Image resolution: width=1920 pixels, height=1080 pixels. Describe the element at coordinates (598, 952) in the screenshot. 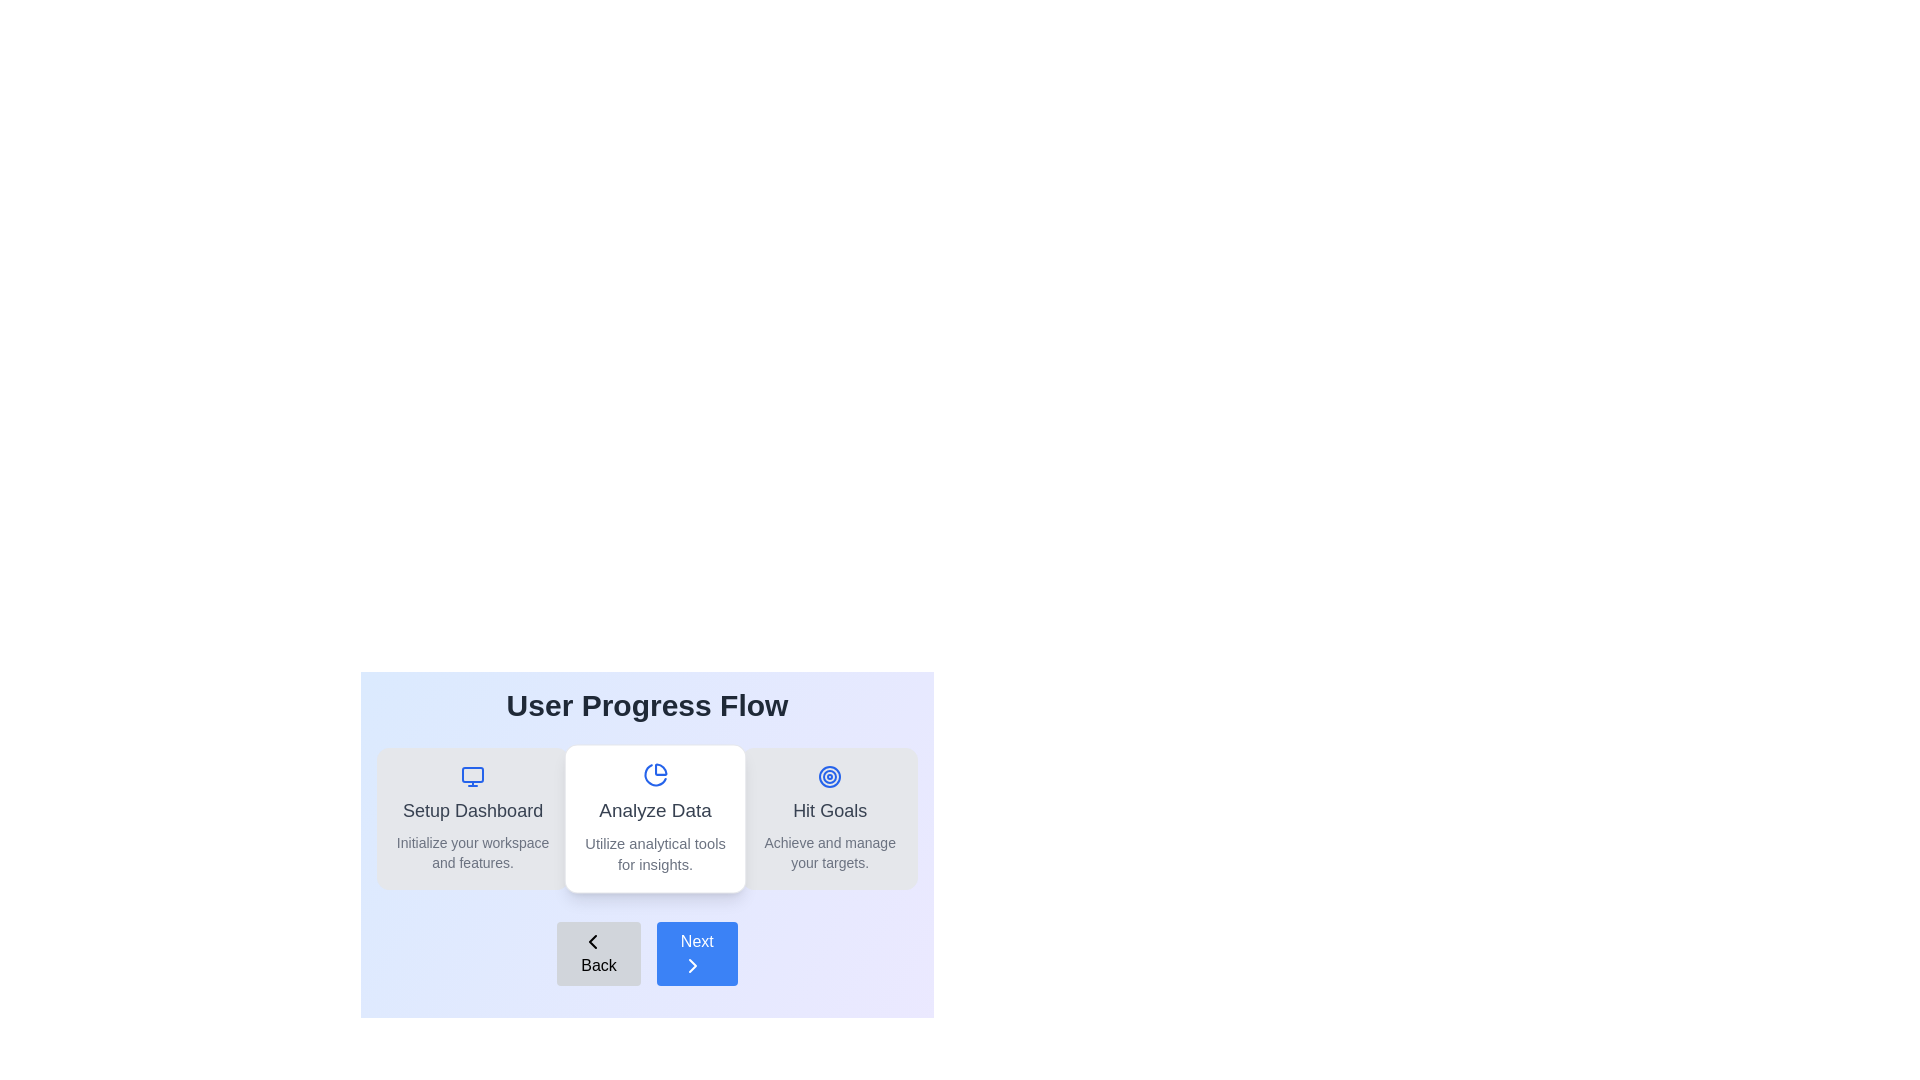

I see `'Back' button to navigate to the previous step` at that location.